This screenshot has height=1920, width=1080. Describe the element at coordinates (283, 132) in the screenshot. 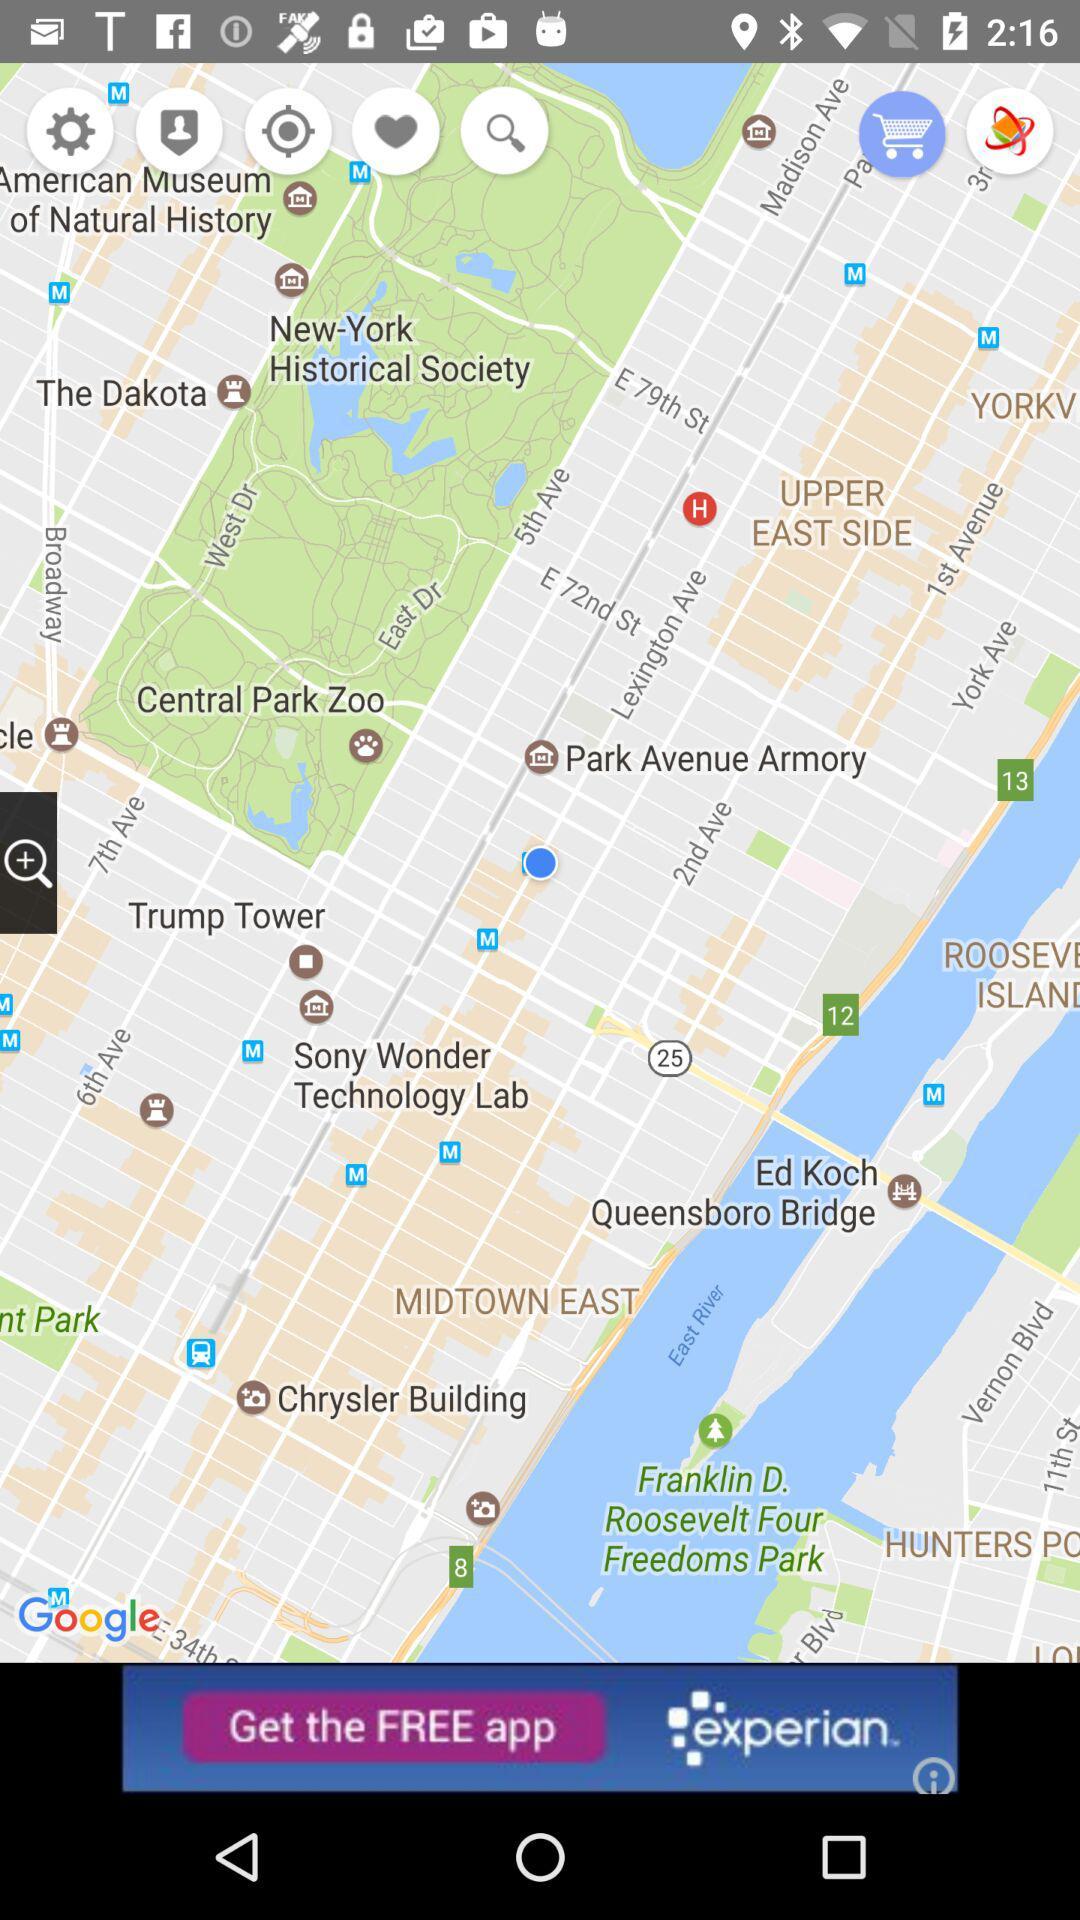

I see `pinpoint location` at that location.